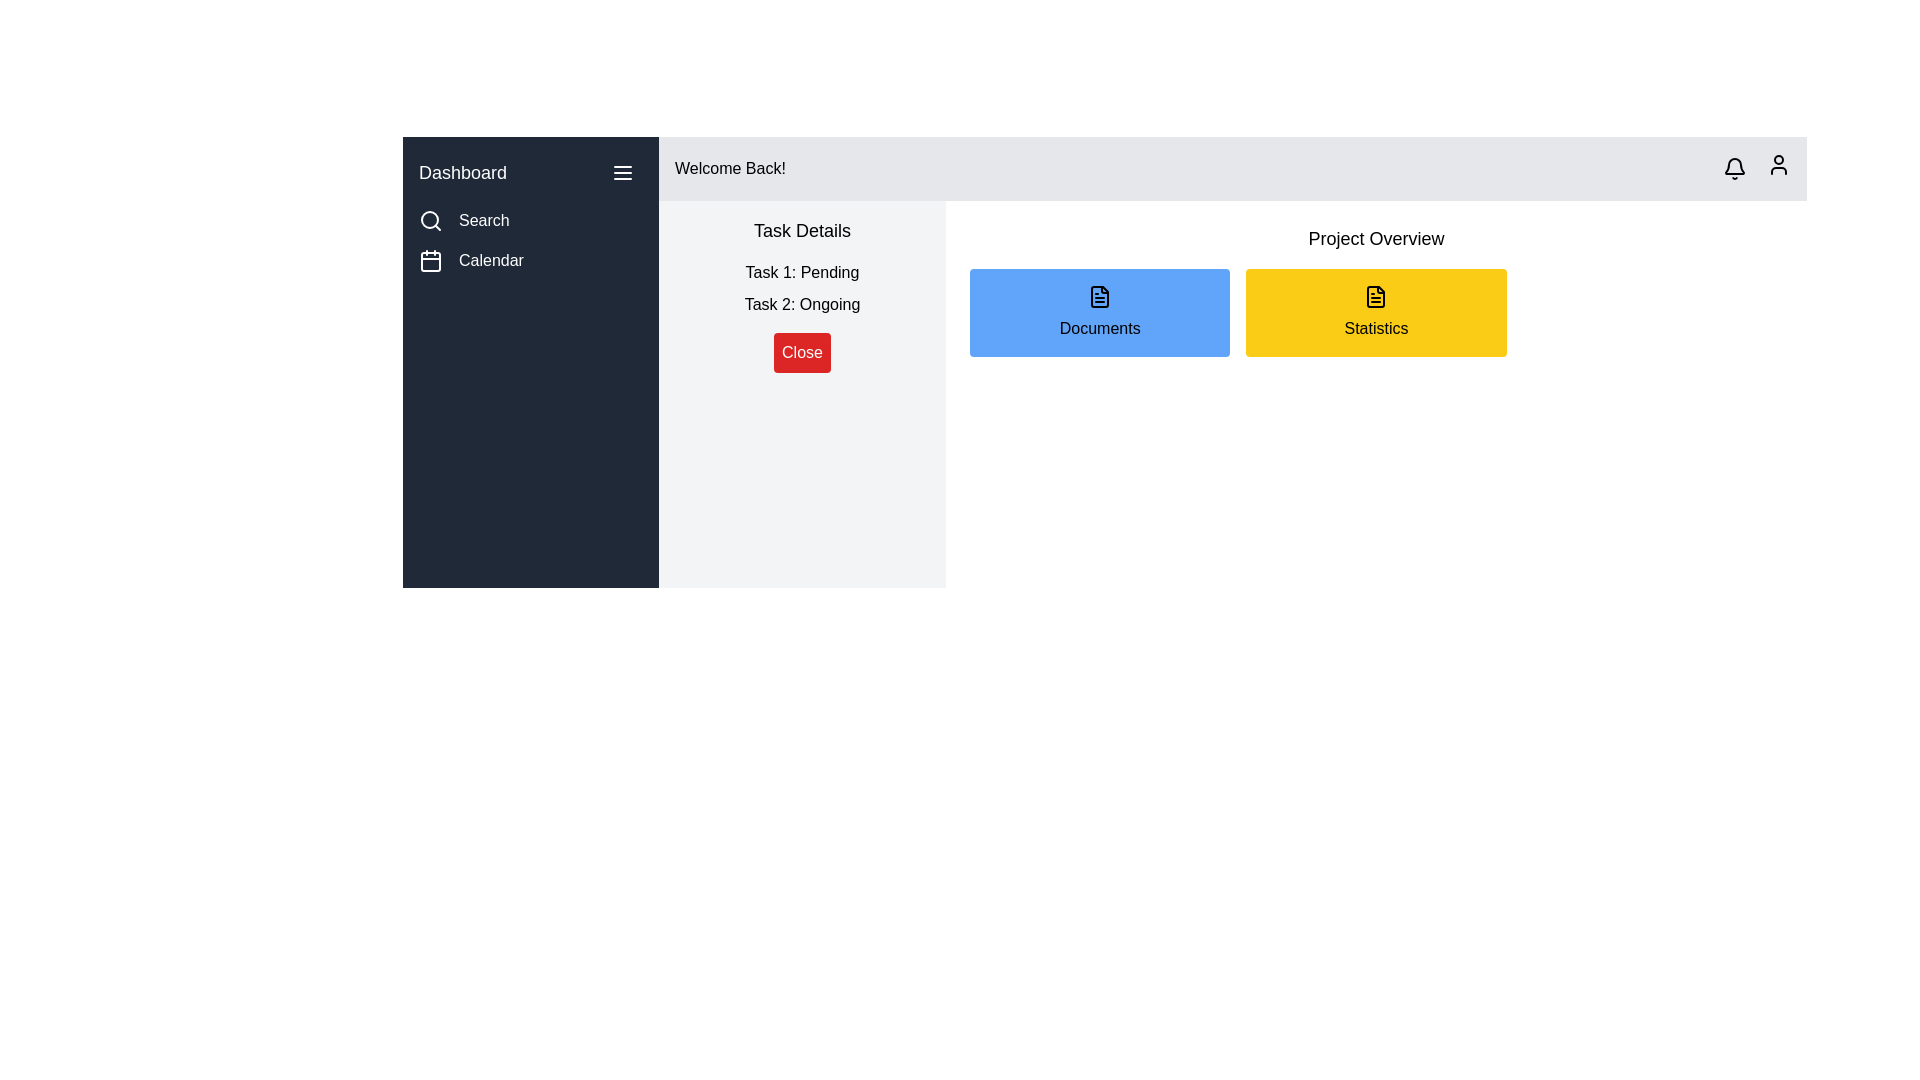 Image resolution: width=1920 pixels, height=1080 pixels. Describe the element at coordinates (1779, 164) in the screenshot. I see `the user silhouette icon located` at that location.